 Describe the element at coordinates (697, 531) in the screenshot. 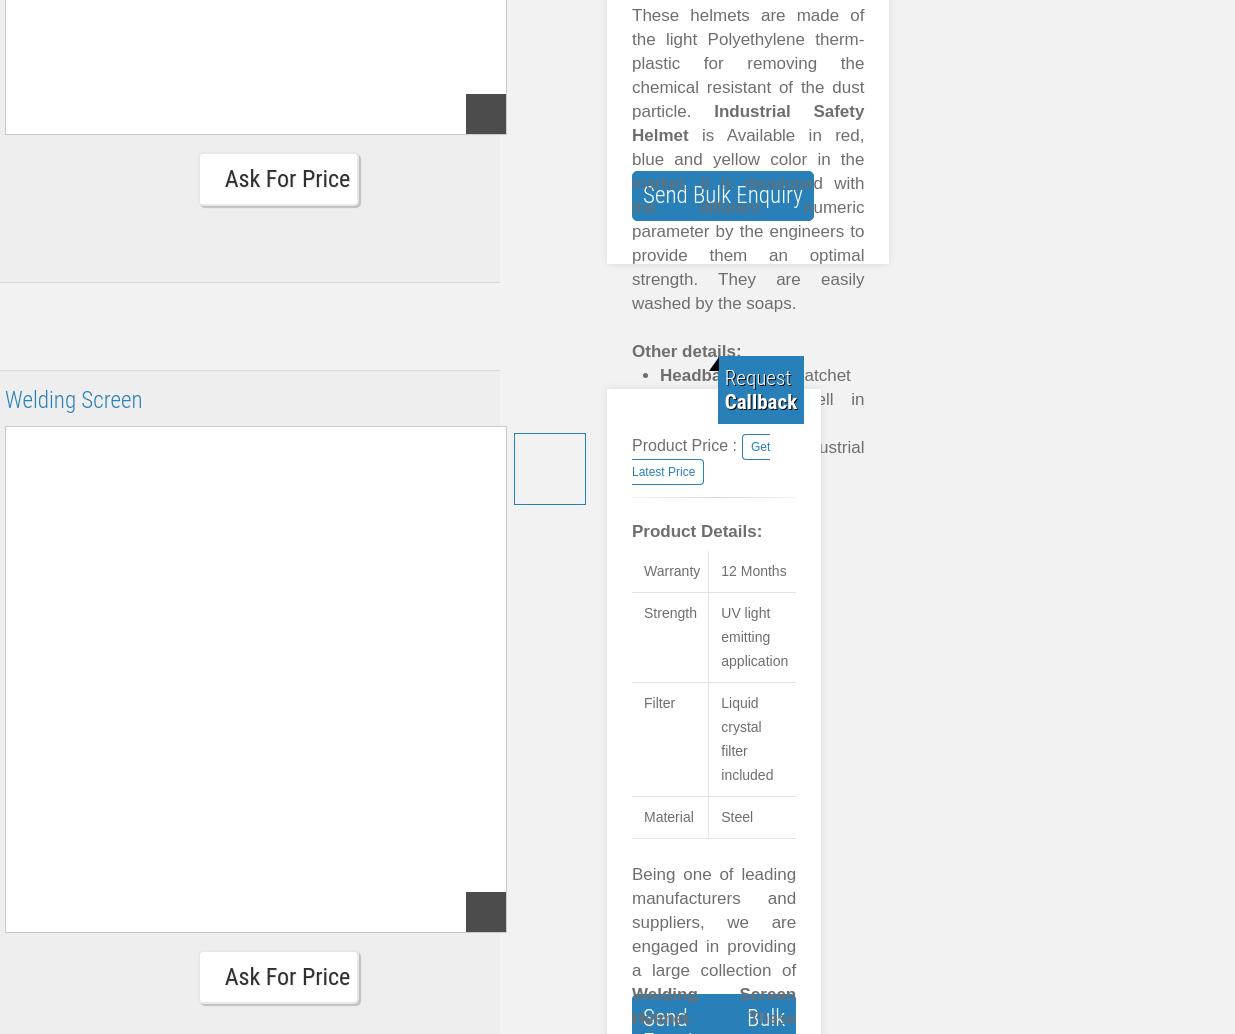

I see `'Product Details:'` at that location.